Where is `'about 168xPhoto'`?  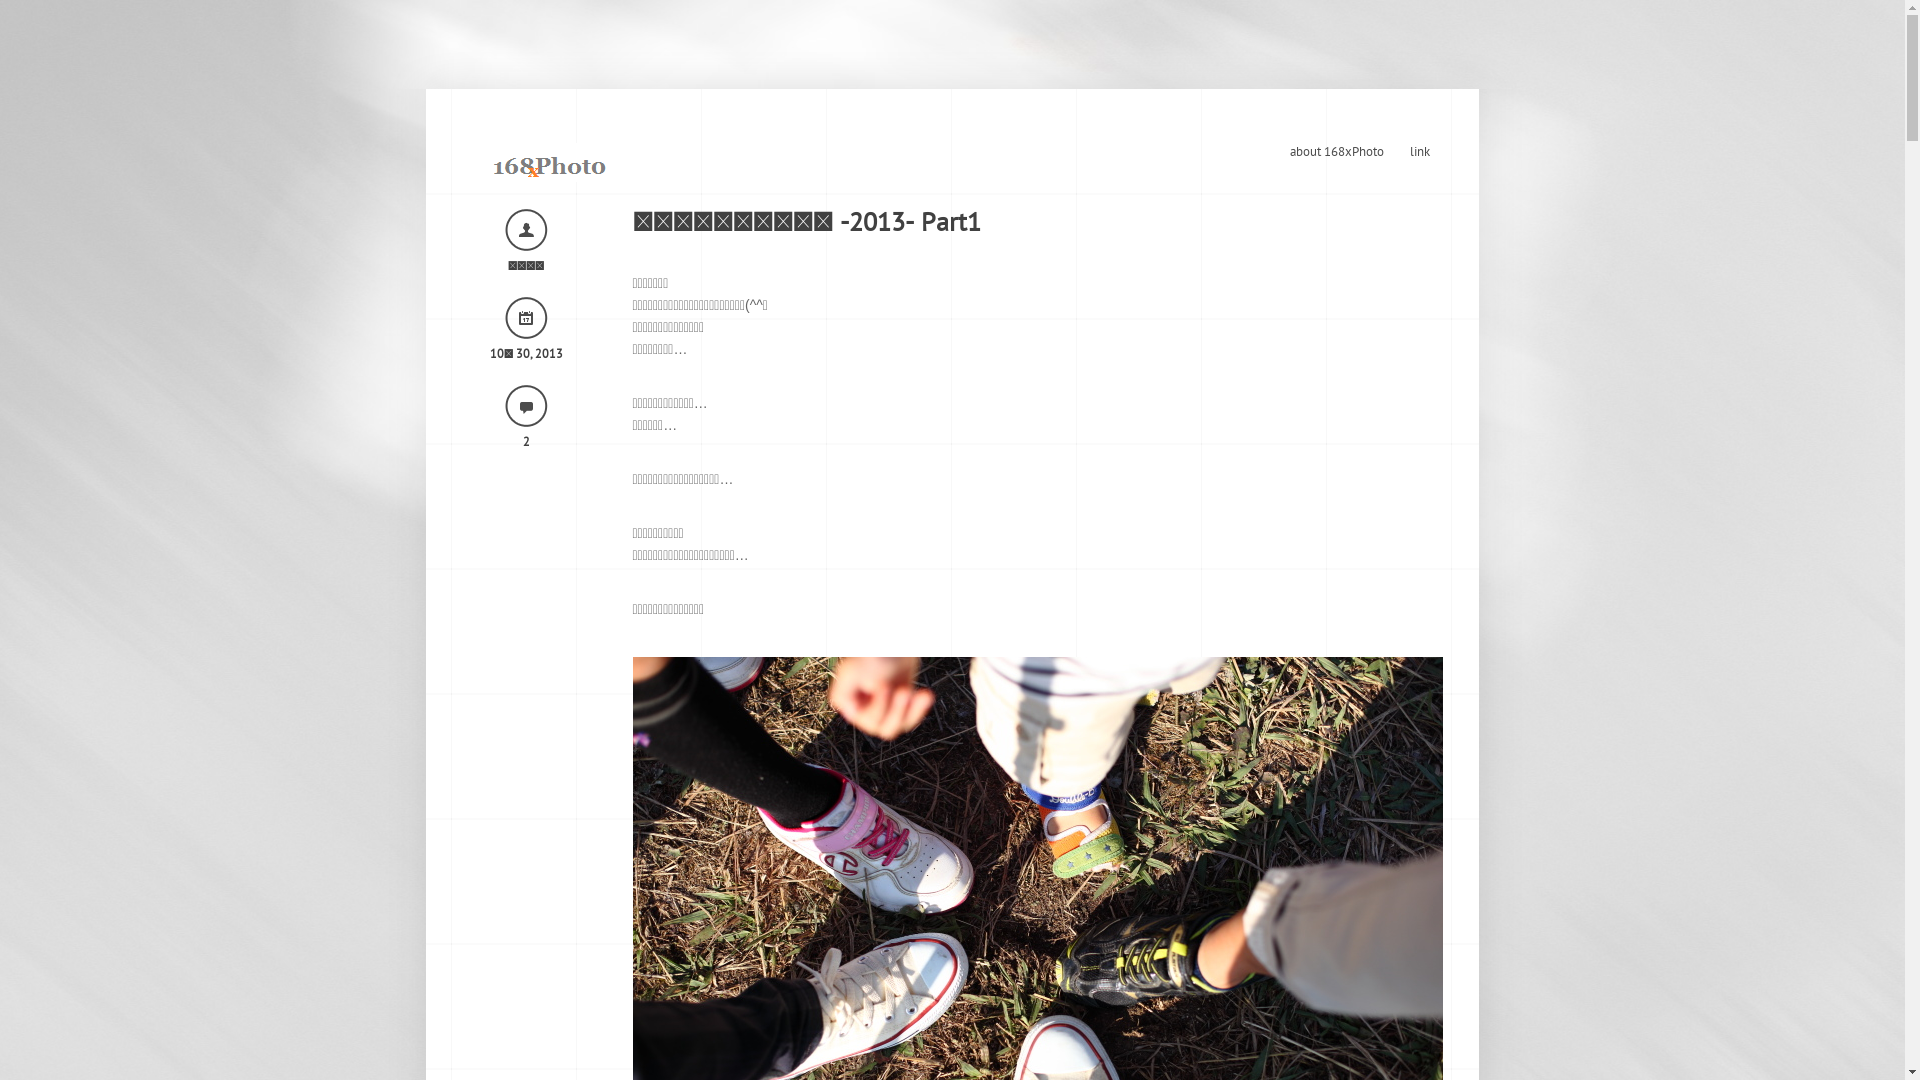 'about 168xPhoto' is located at coordinates (1335, 151).